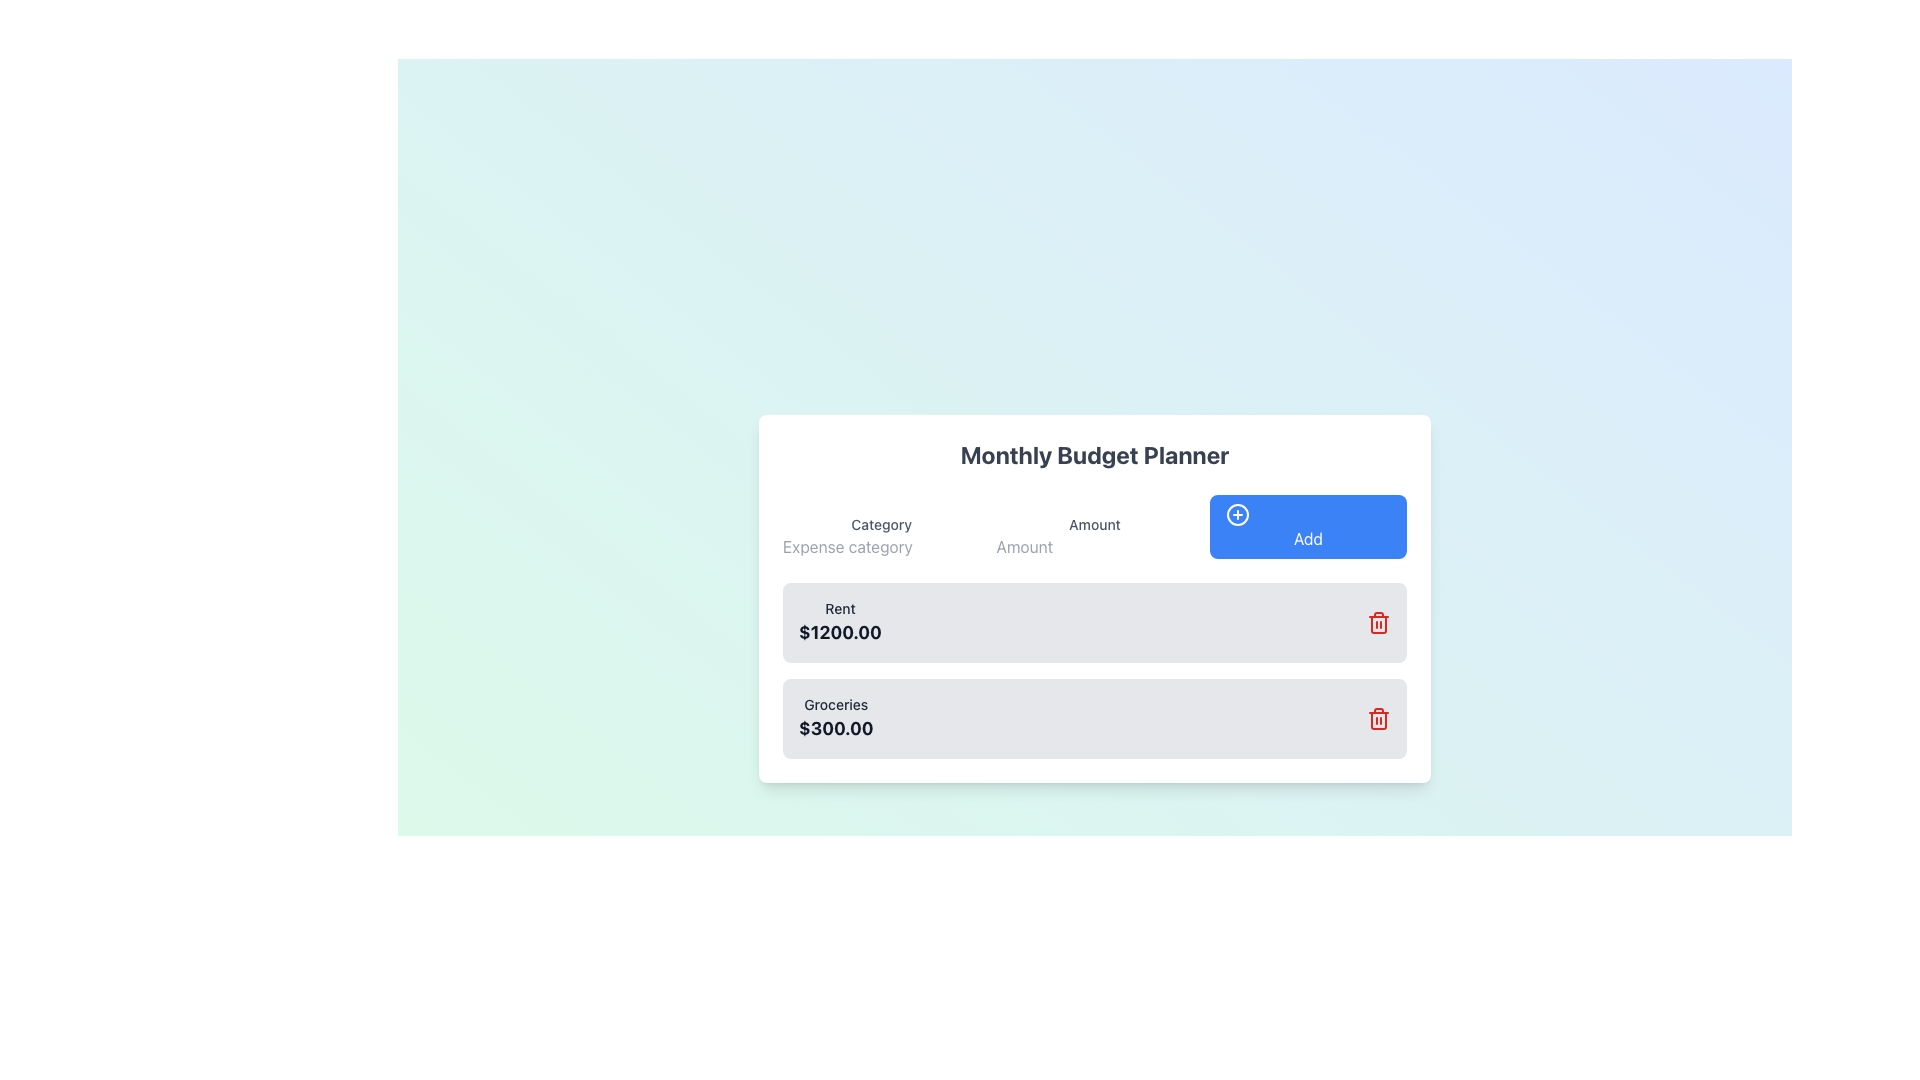 This screenshot has width=1920, height=1080. What do you see at coordinates (840, 608) in the screenshot?
I see `the text label displaying 'Rent' which is styled in a small, medium weight, dark gray sans-serif font, positioned above the amount '$1200.00' in the Monthly Budget Planner interface` at bounding box center [840, 608].